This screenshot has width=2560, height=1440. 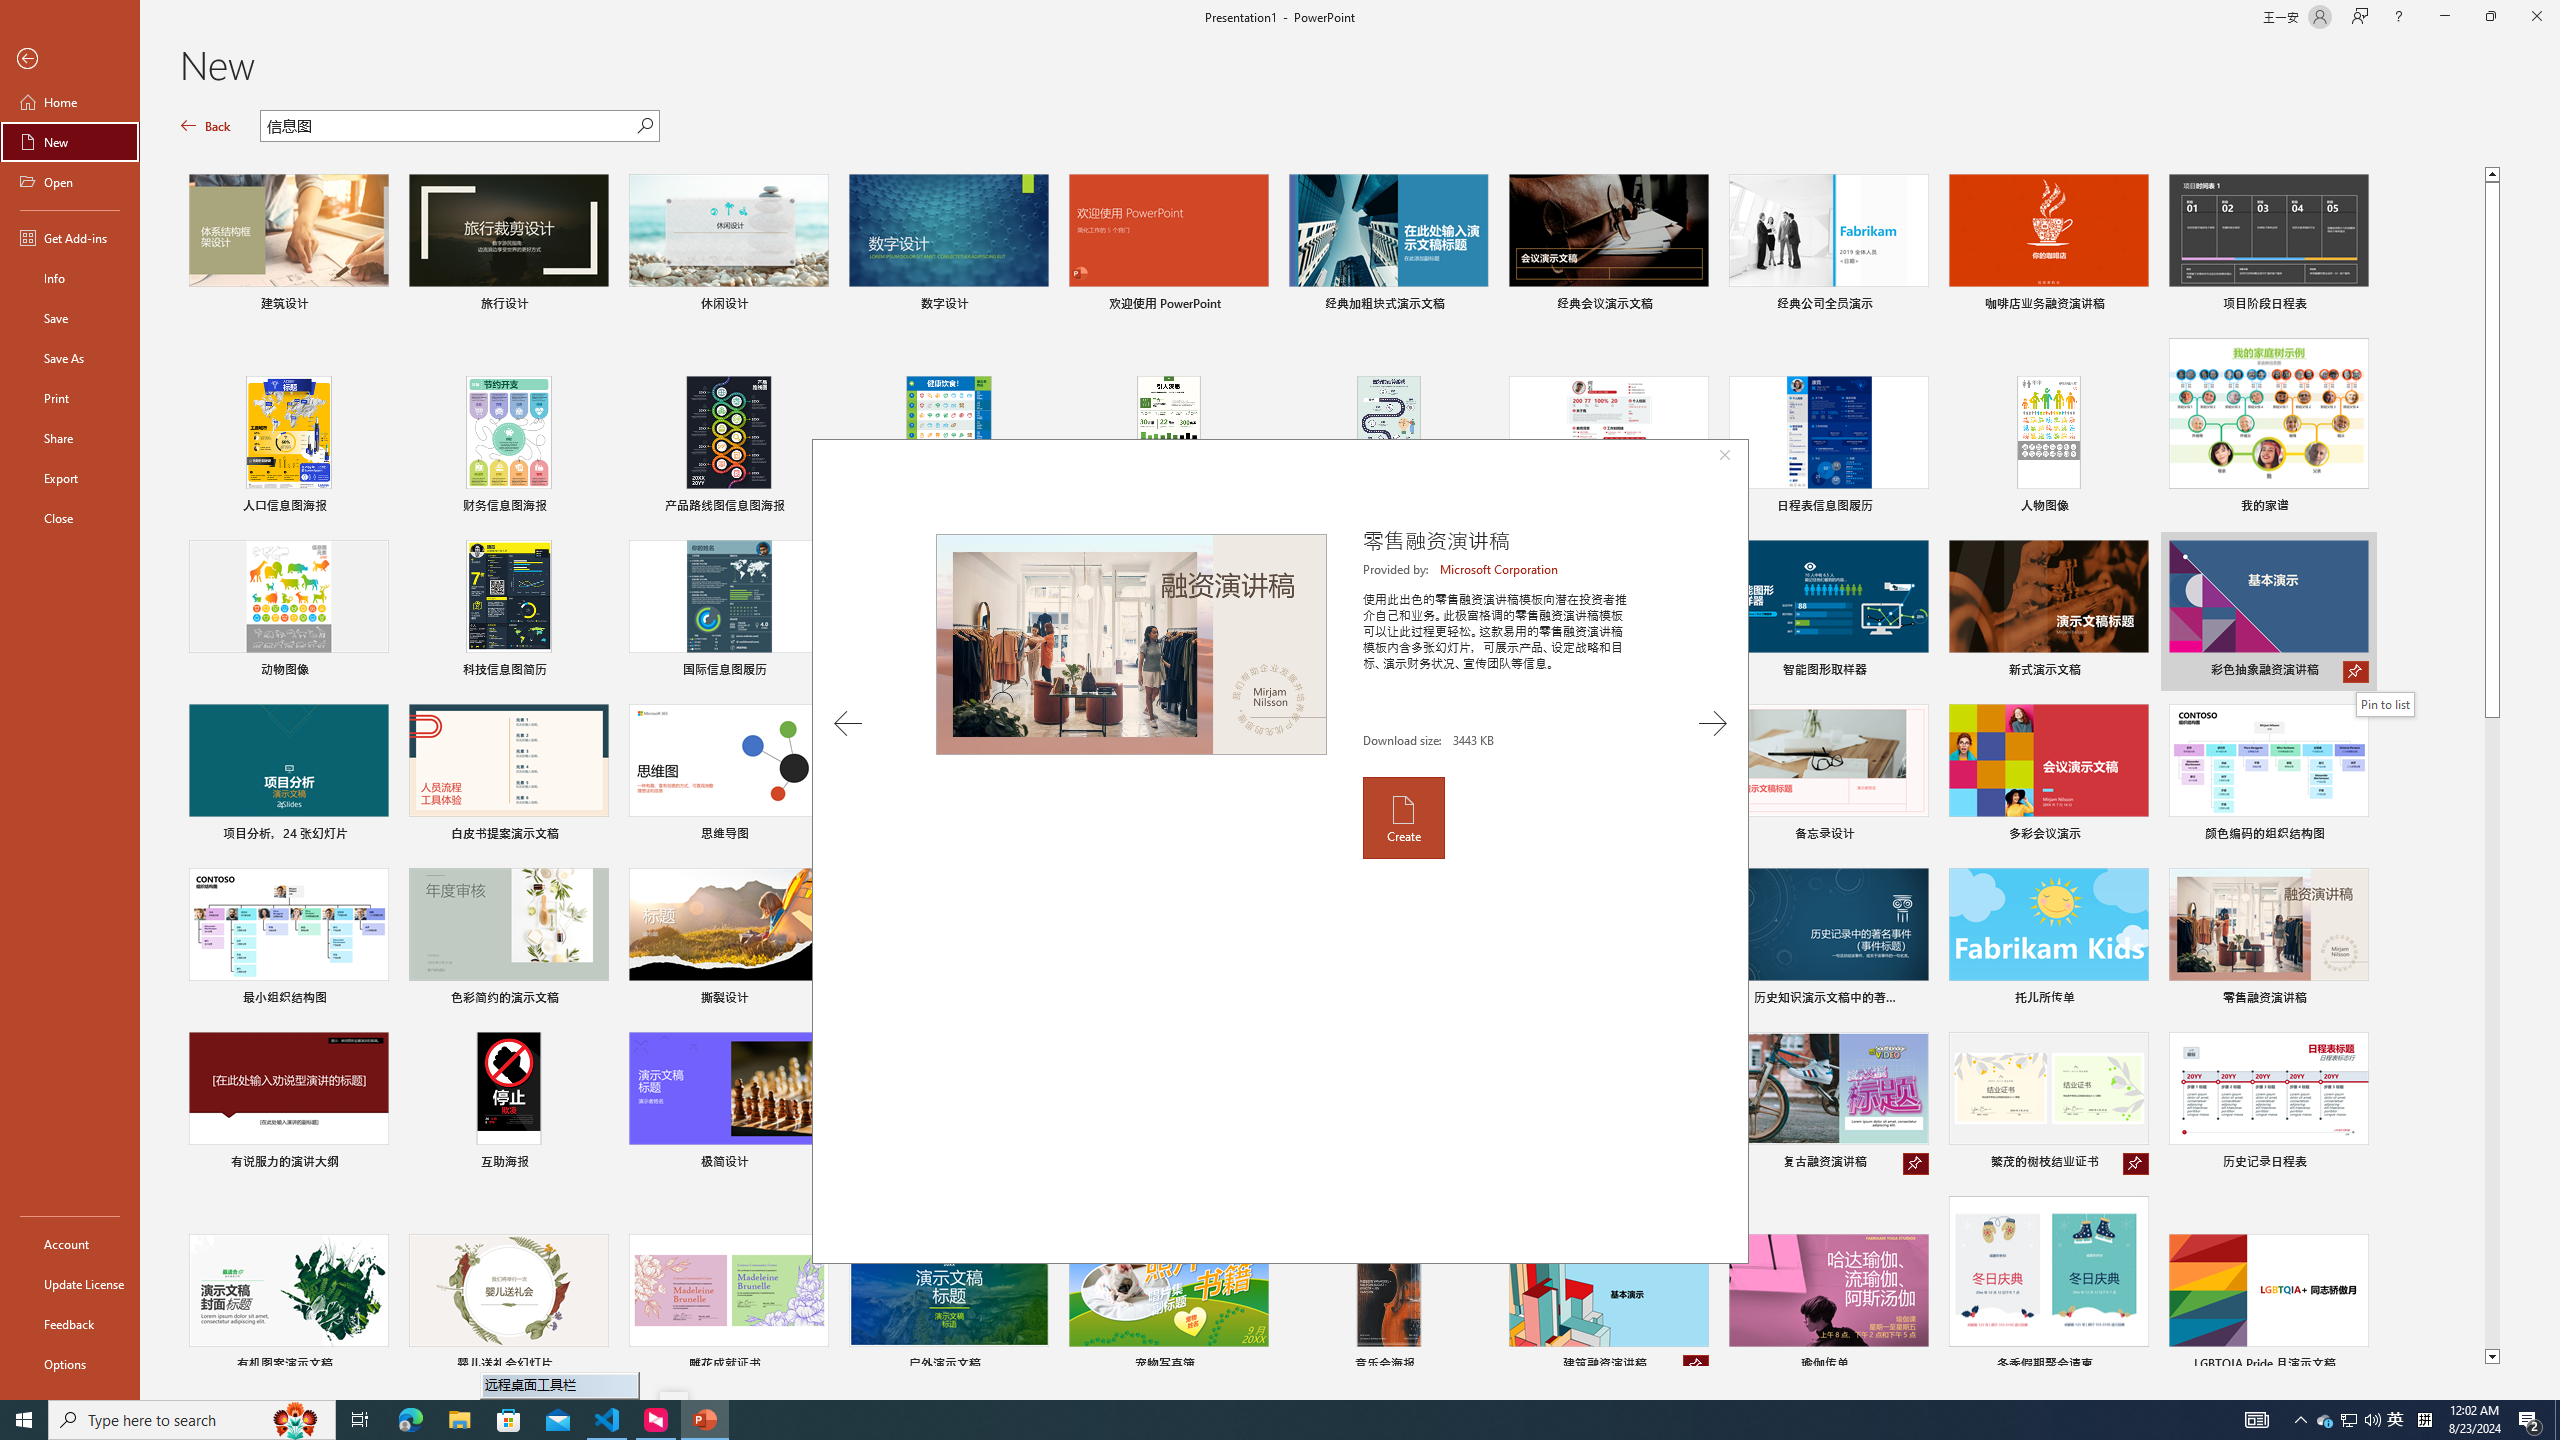 What do you see at coordinates (69, 1244) in the screenshot?
I see `'Account'` at bounding box center [69, 1244].